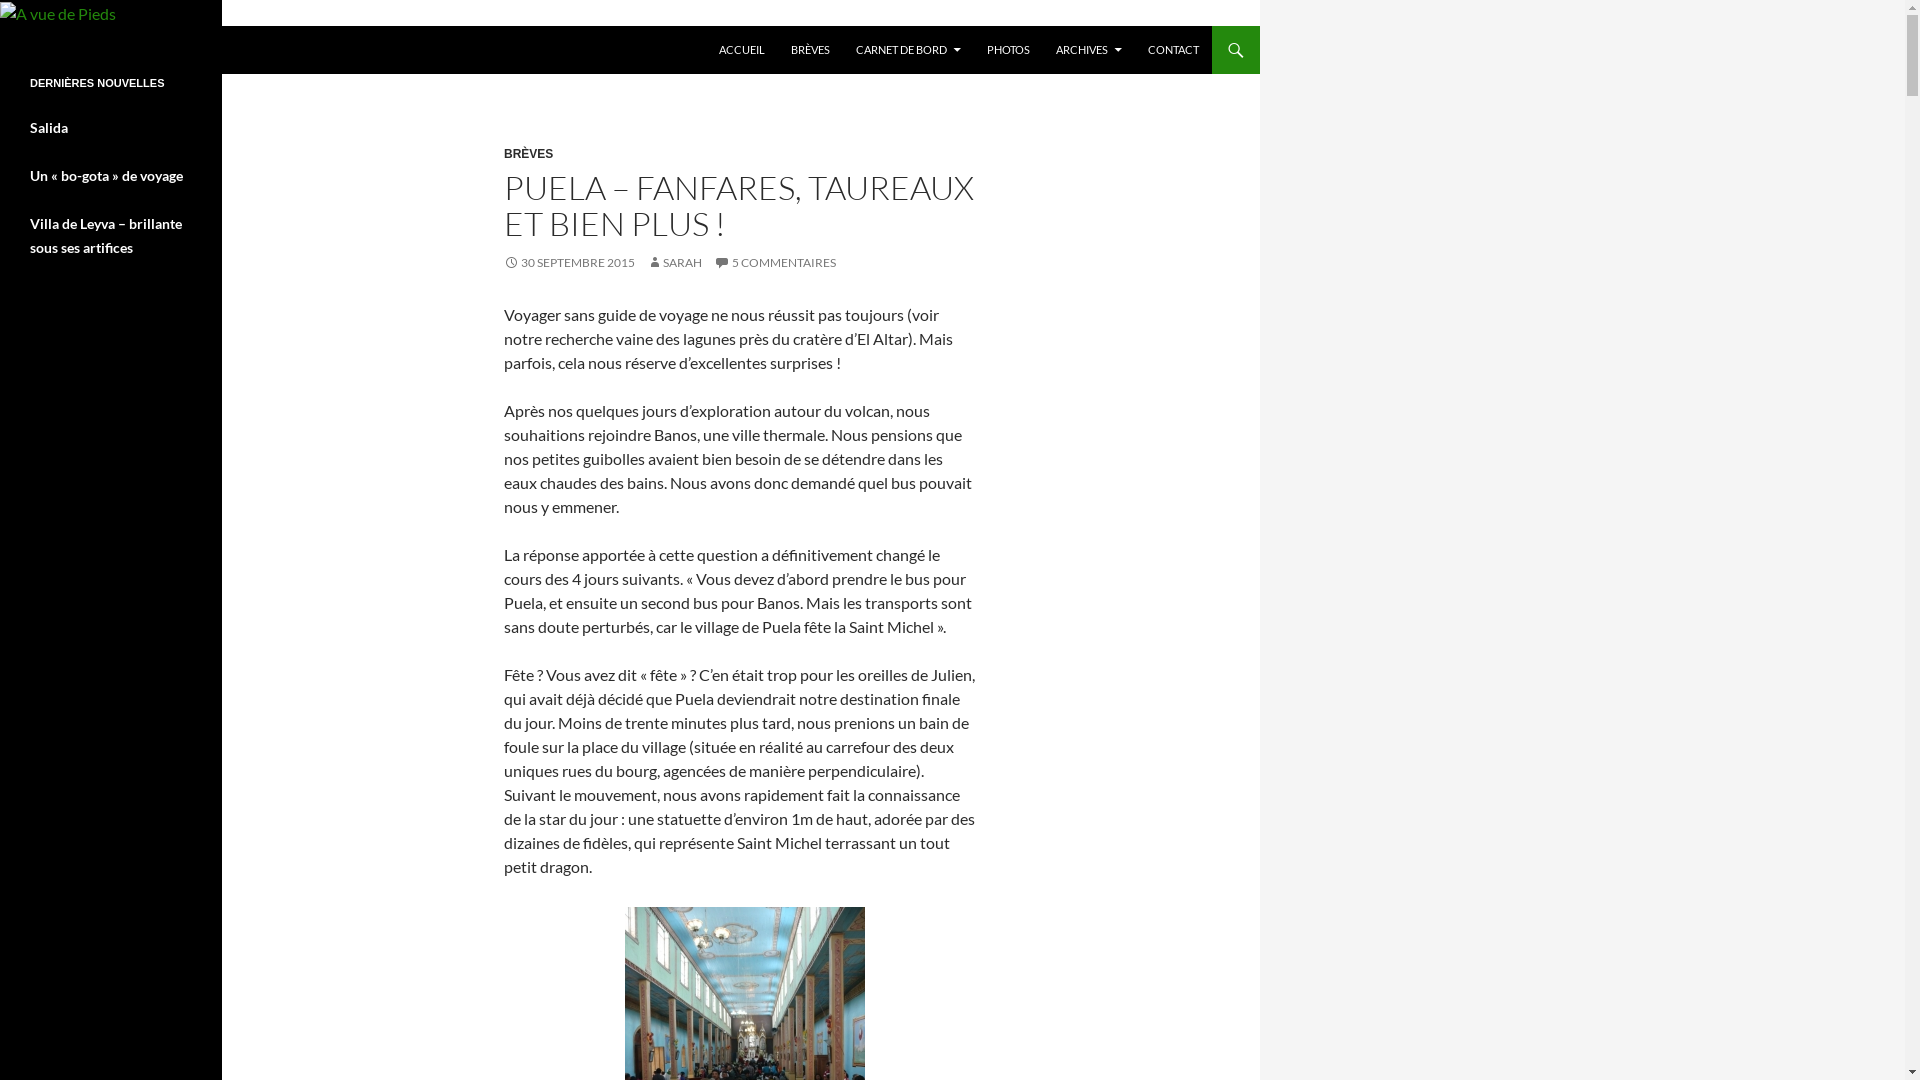  Describe the element at coordinates (86, 49) in the screenshot. I see `'A vue de Pieds'` at that location.